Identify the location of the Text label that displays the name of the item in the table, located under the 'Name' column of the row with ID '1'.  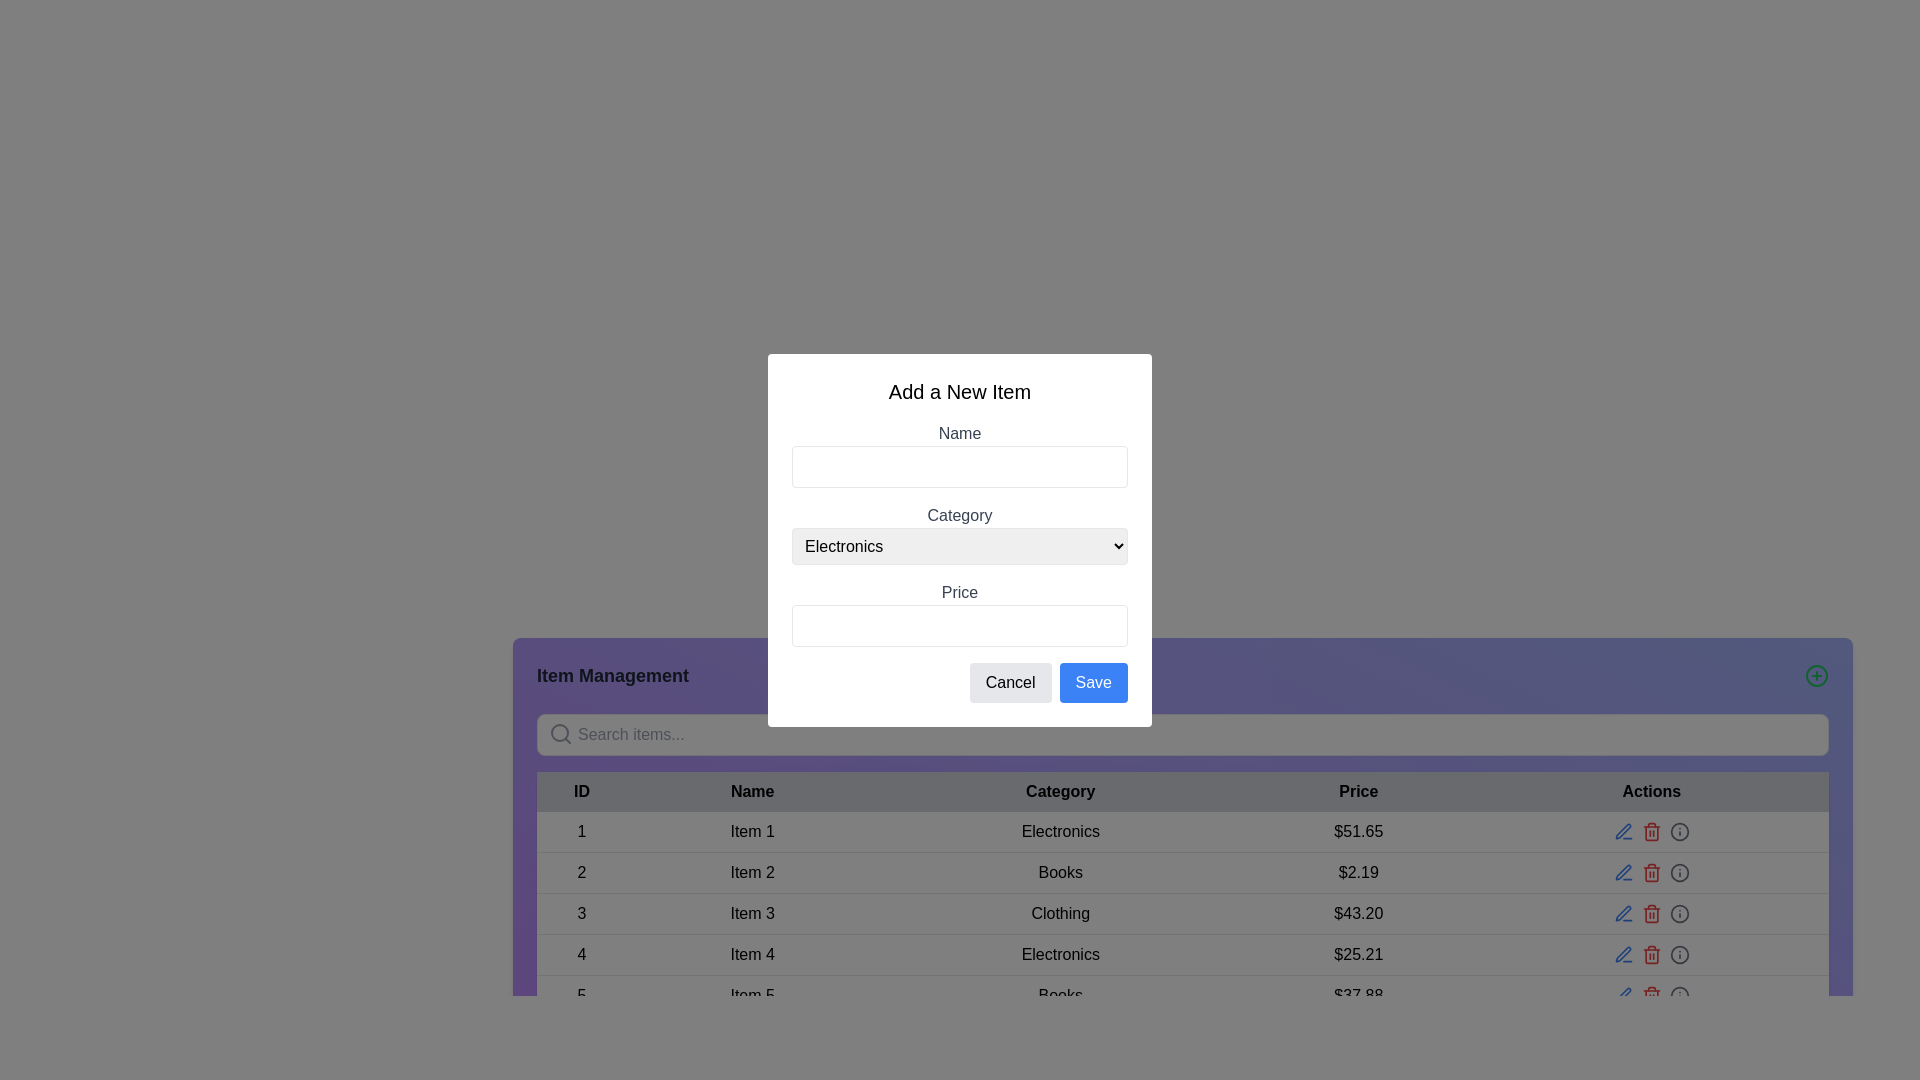
(751, 832).